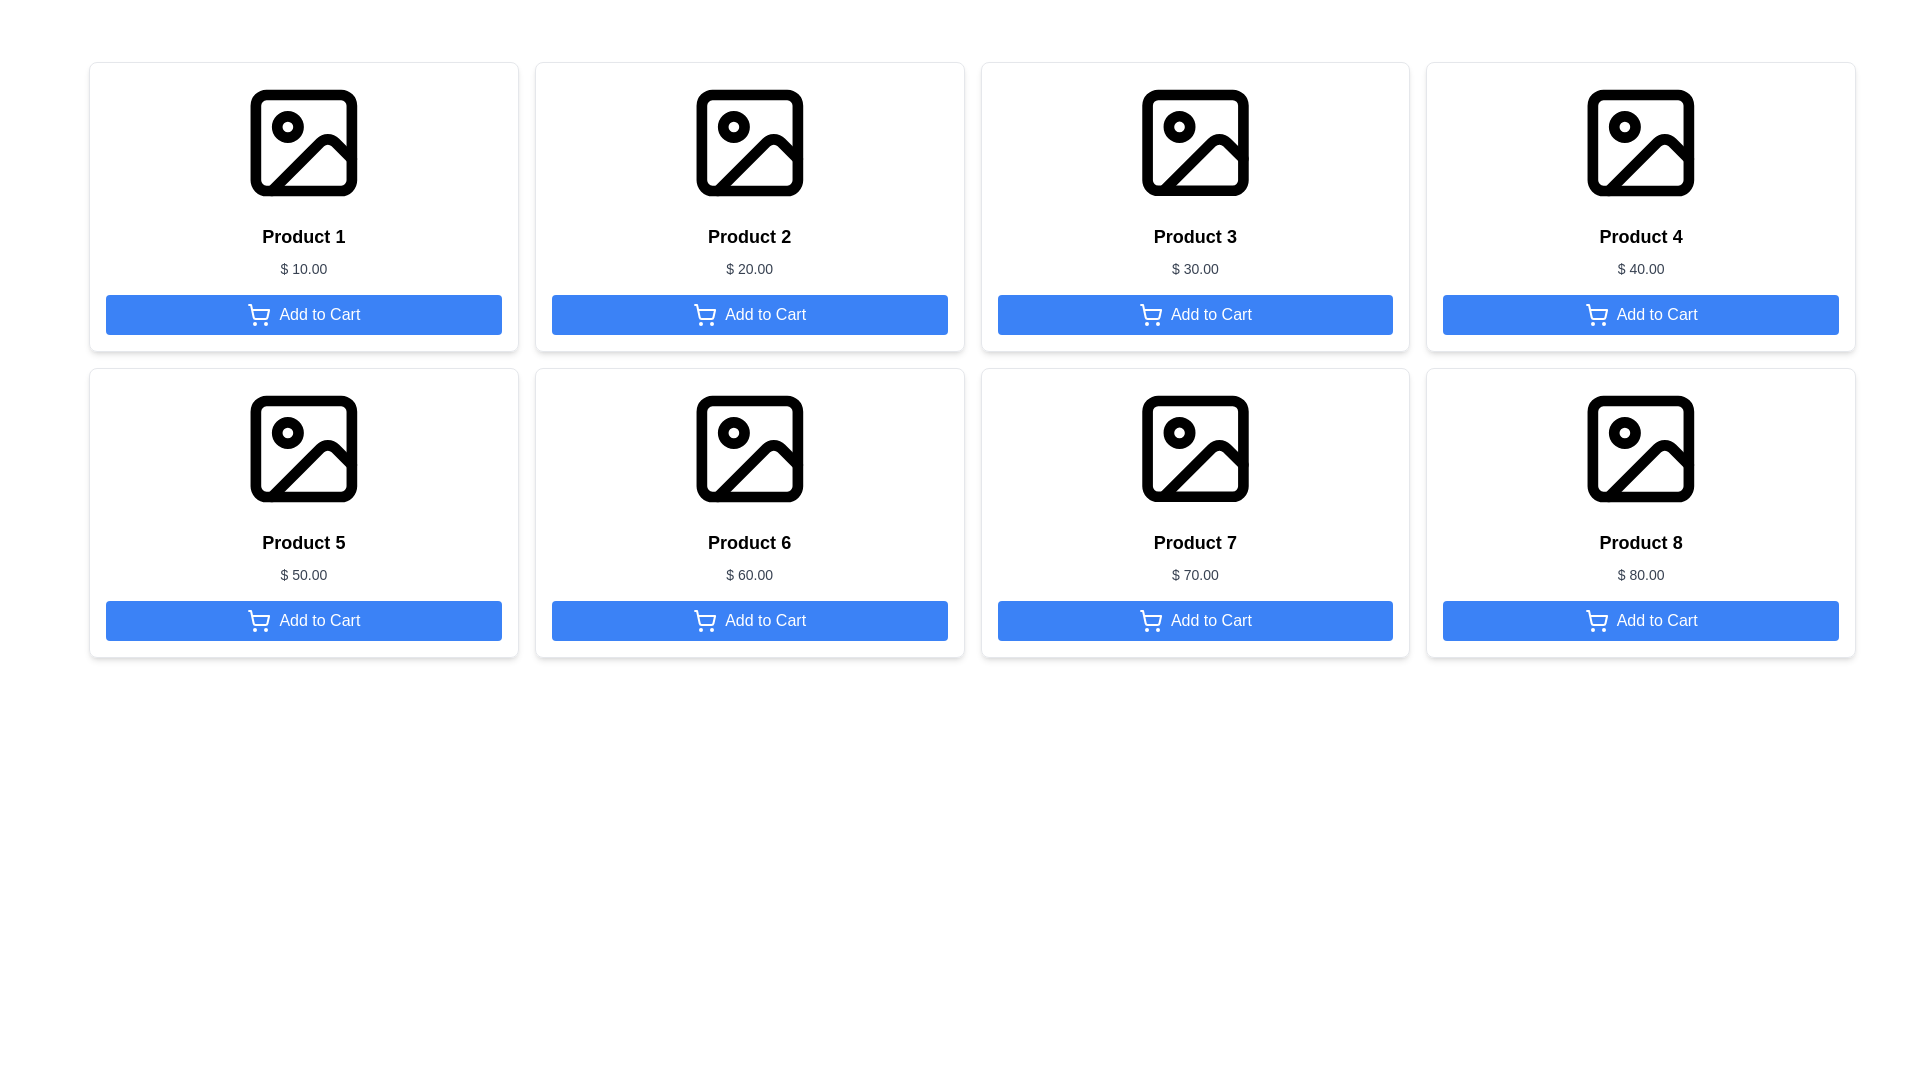 The width and height of the screenshot is (1920, 1080). What do you see at coordinates (1625, 127) in the screenshot?
I see `the small circular graphic component with a black border and white fill, located within the image icon of the 'Product 4' card in the grid layout` at bounding box center [1625, 127].